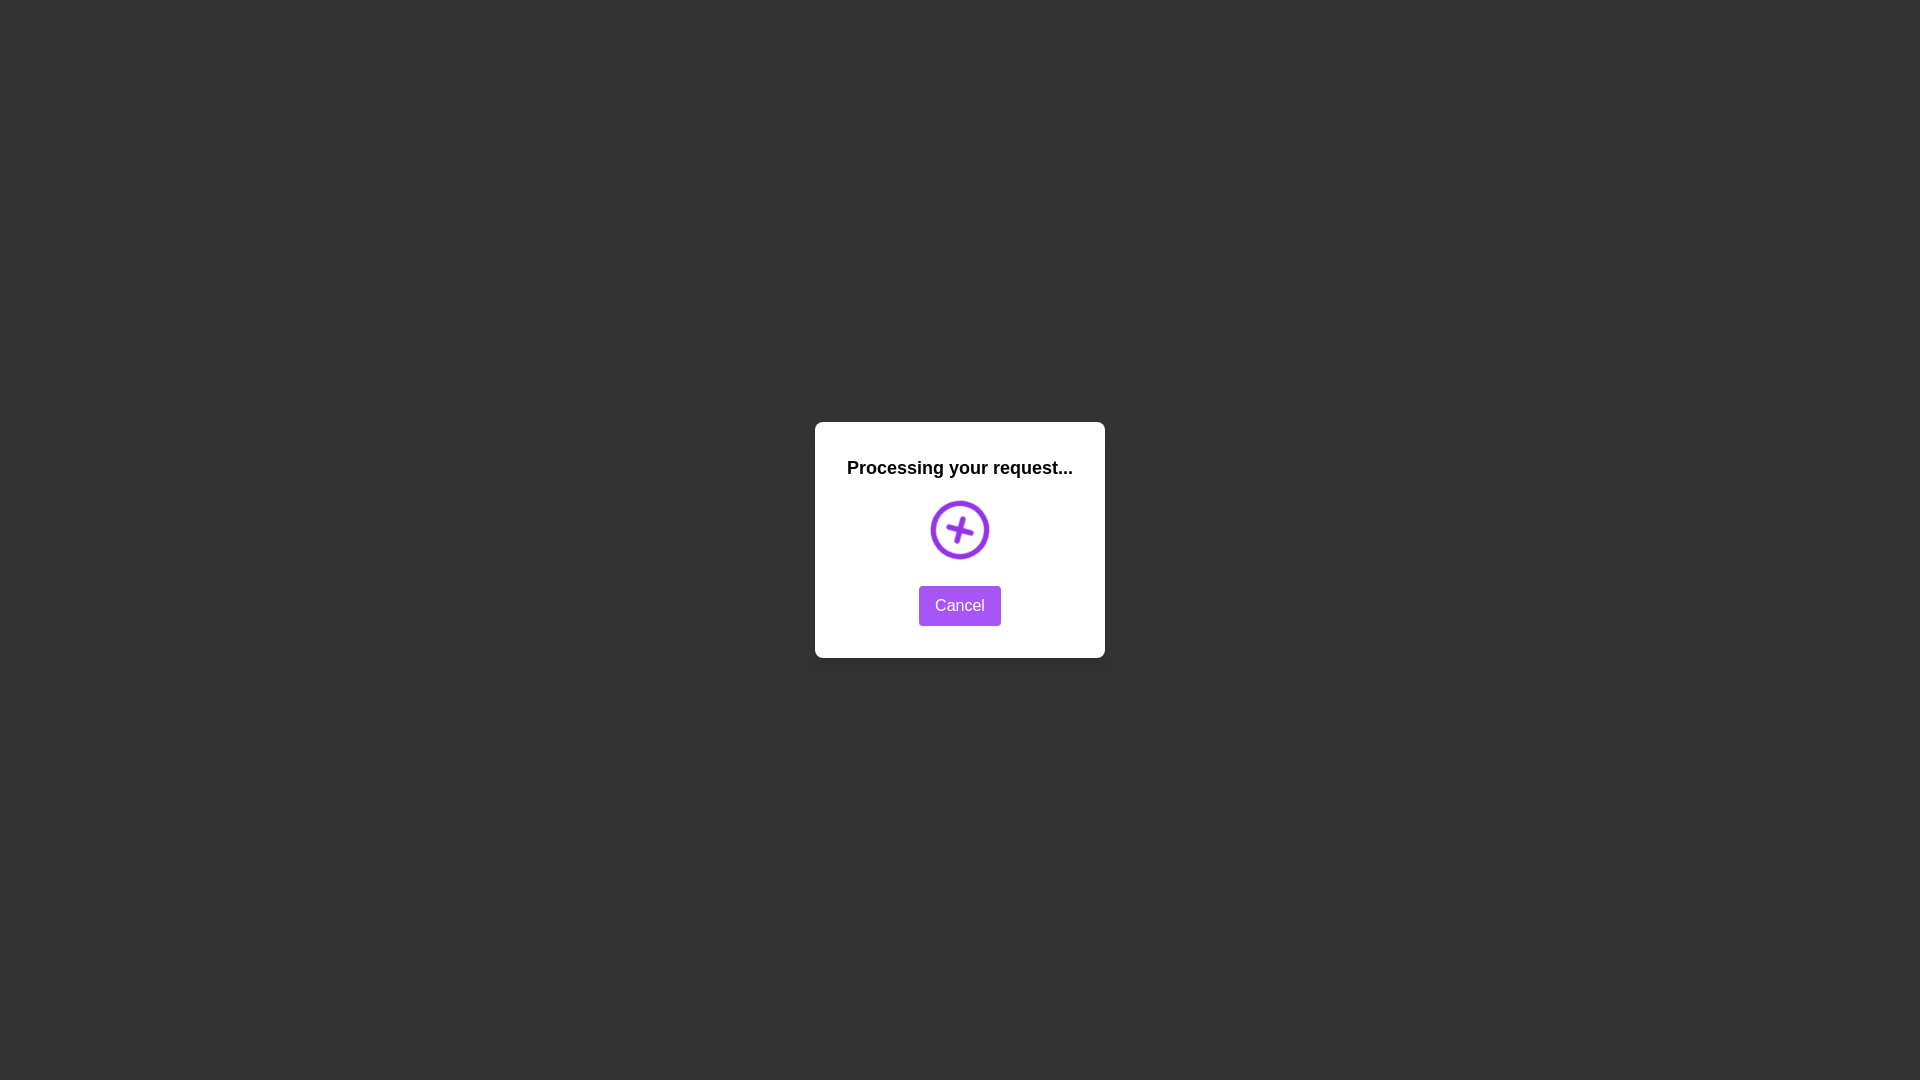 Image resolution: width=1920 pixels, height=1080 pixels. What do you see at coordinates (960, 528) in the screenshot?
I see `the purple circular interactive graphical indicator with a cross mark ('X') located at the center of the modal titled 'Processing your request...'` at bounding box center [960, 528].